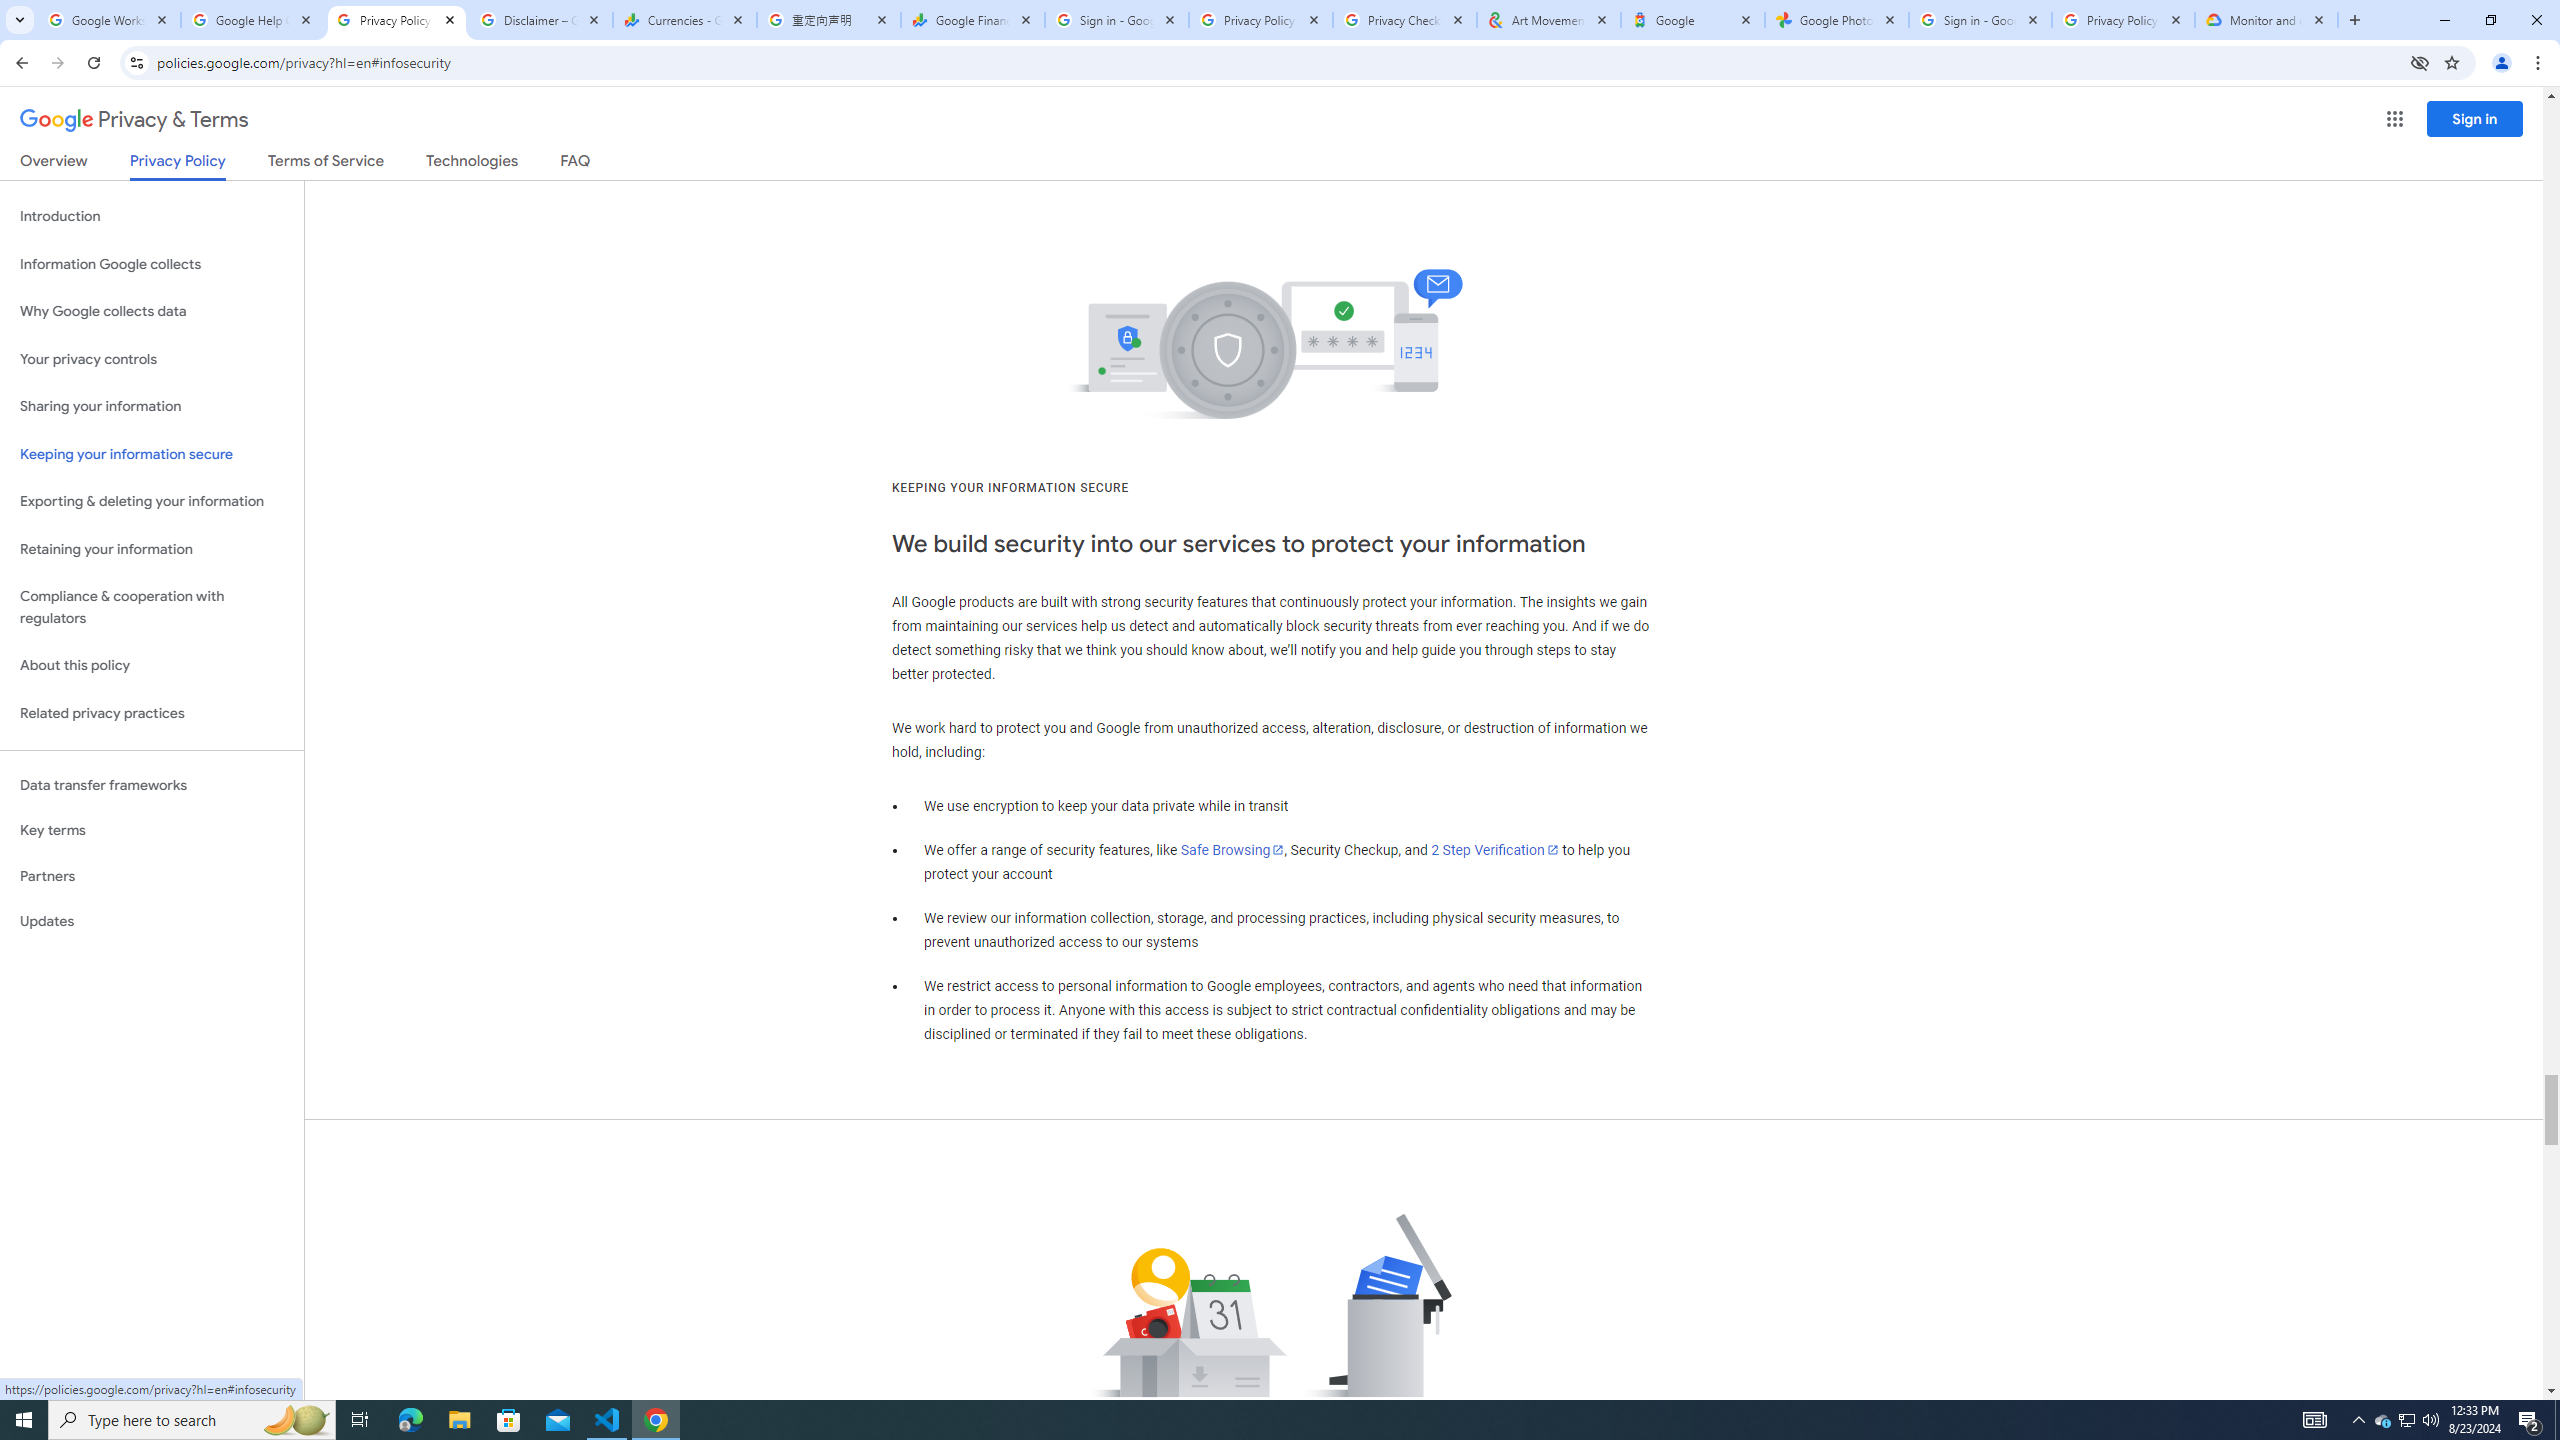 The image size is (2560, 1440). I want to click on 'Introduction', so click(151, 215).